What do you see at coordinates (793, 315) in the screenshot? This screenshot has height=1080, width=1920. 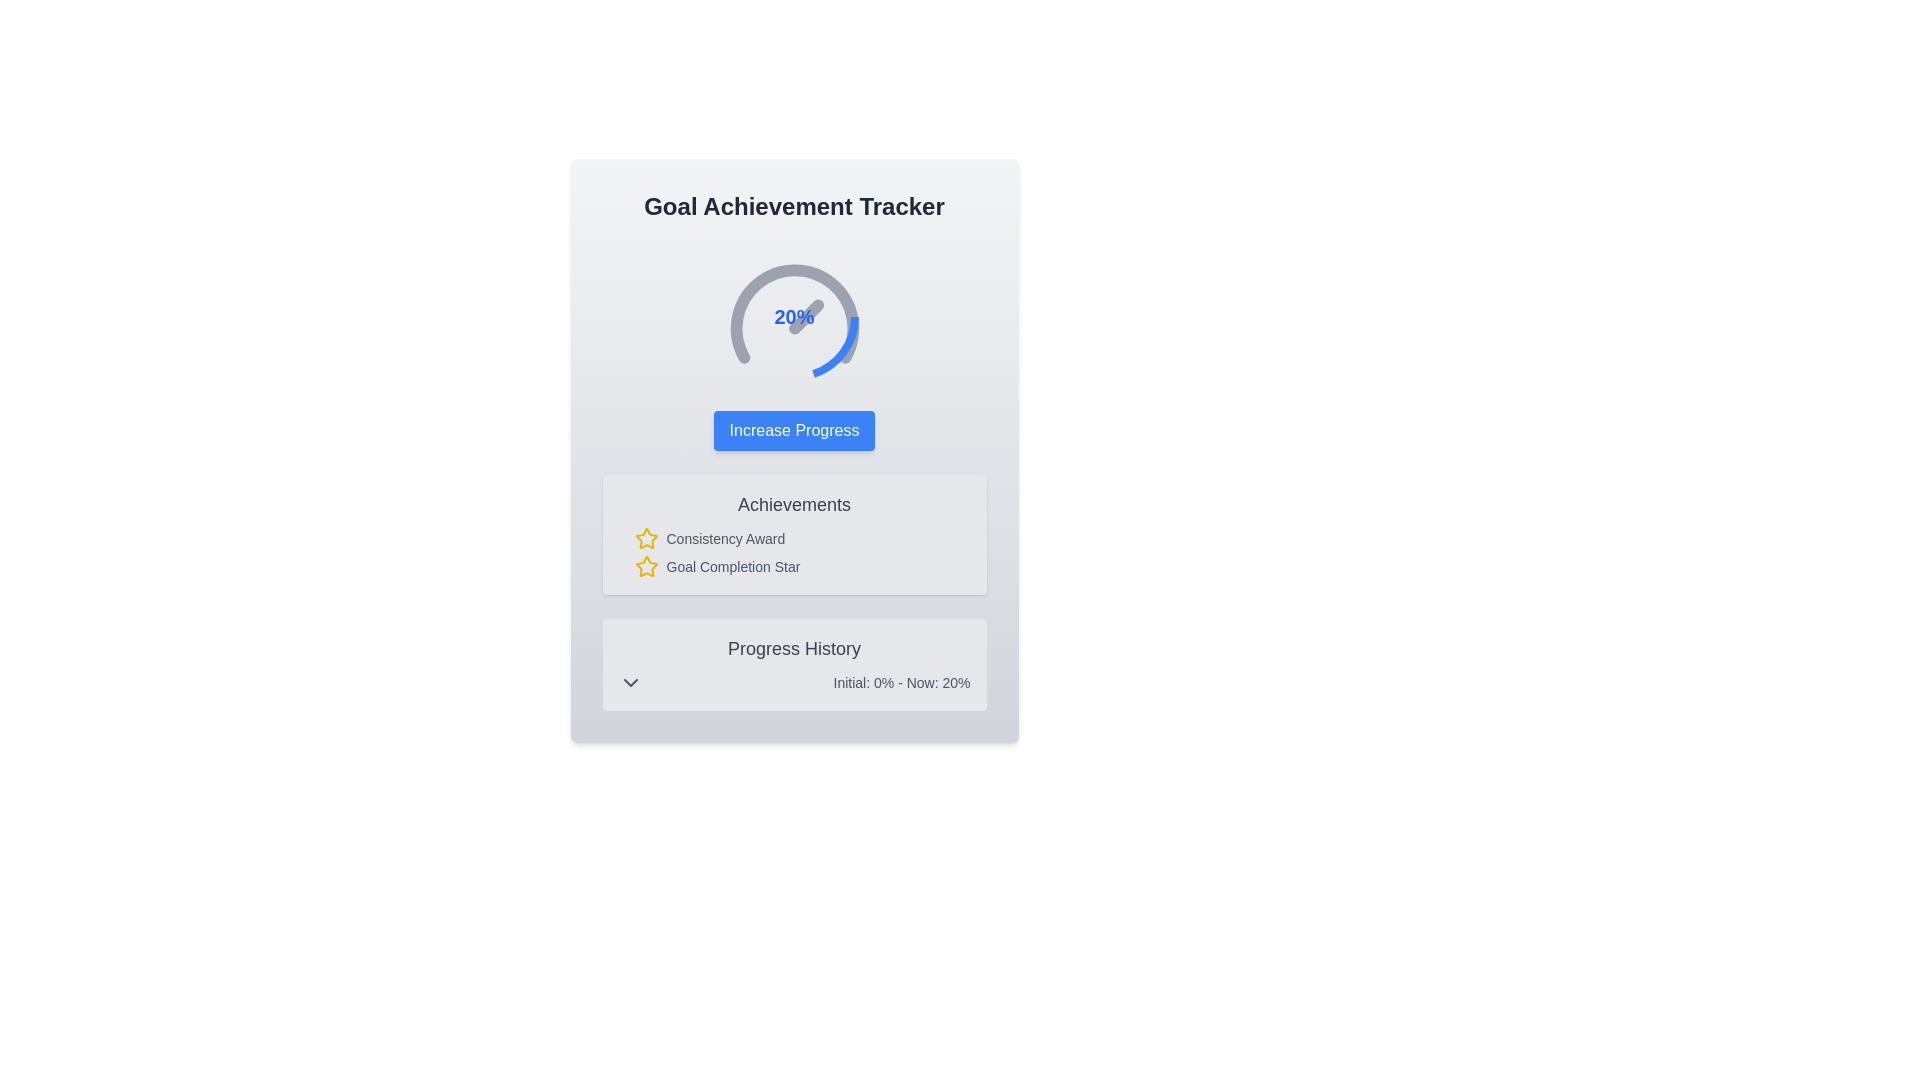 I see `the Circular Progress Indicator element, which displays a gray outer ring with a bright blue progress line indicating 20% completion and the text '20%' in bold blue at its center, located above the 'Increase Progress' button` at bounding box center [793, 315].